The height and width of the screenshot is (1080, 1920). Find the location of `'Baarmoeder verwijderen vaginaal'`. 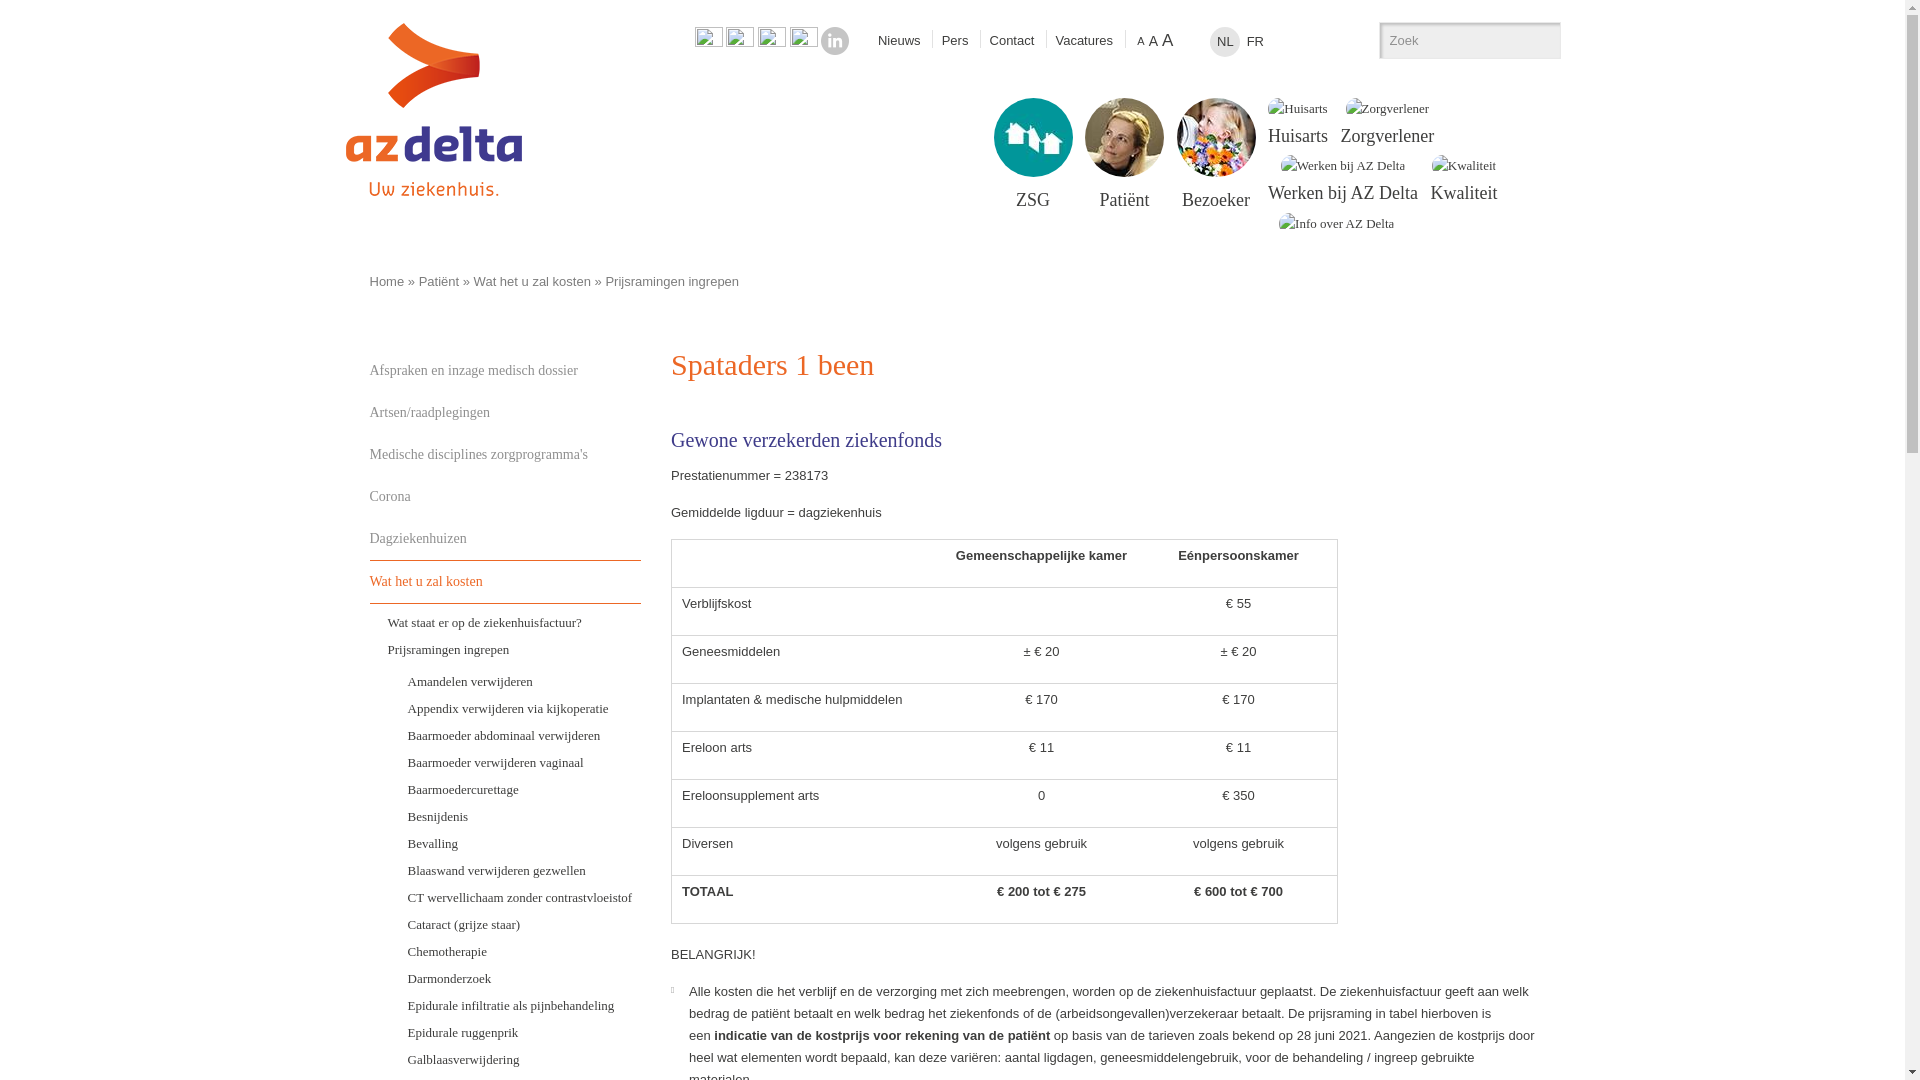

'Baarmoeder verwijderen vaginaal' is located at coordinates (515, 761).